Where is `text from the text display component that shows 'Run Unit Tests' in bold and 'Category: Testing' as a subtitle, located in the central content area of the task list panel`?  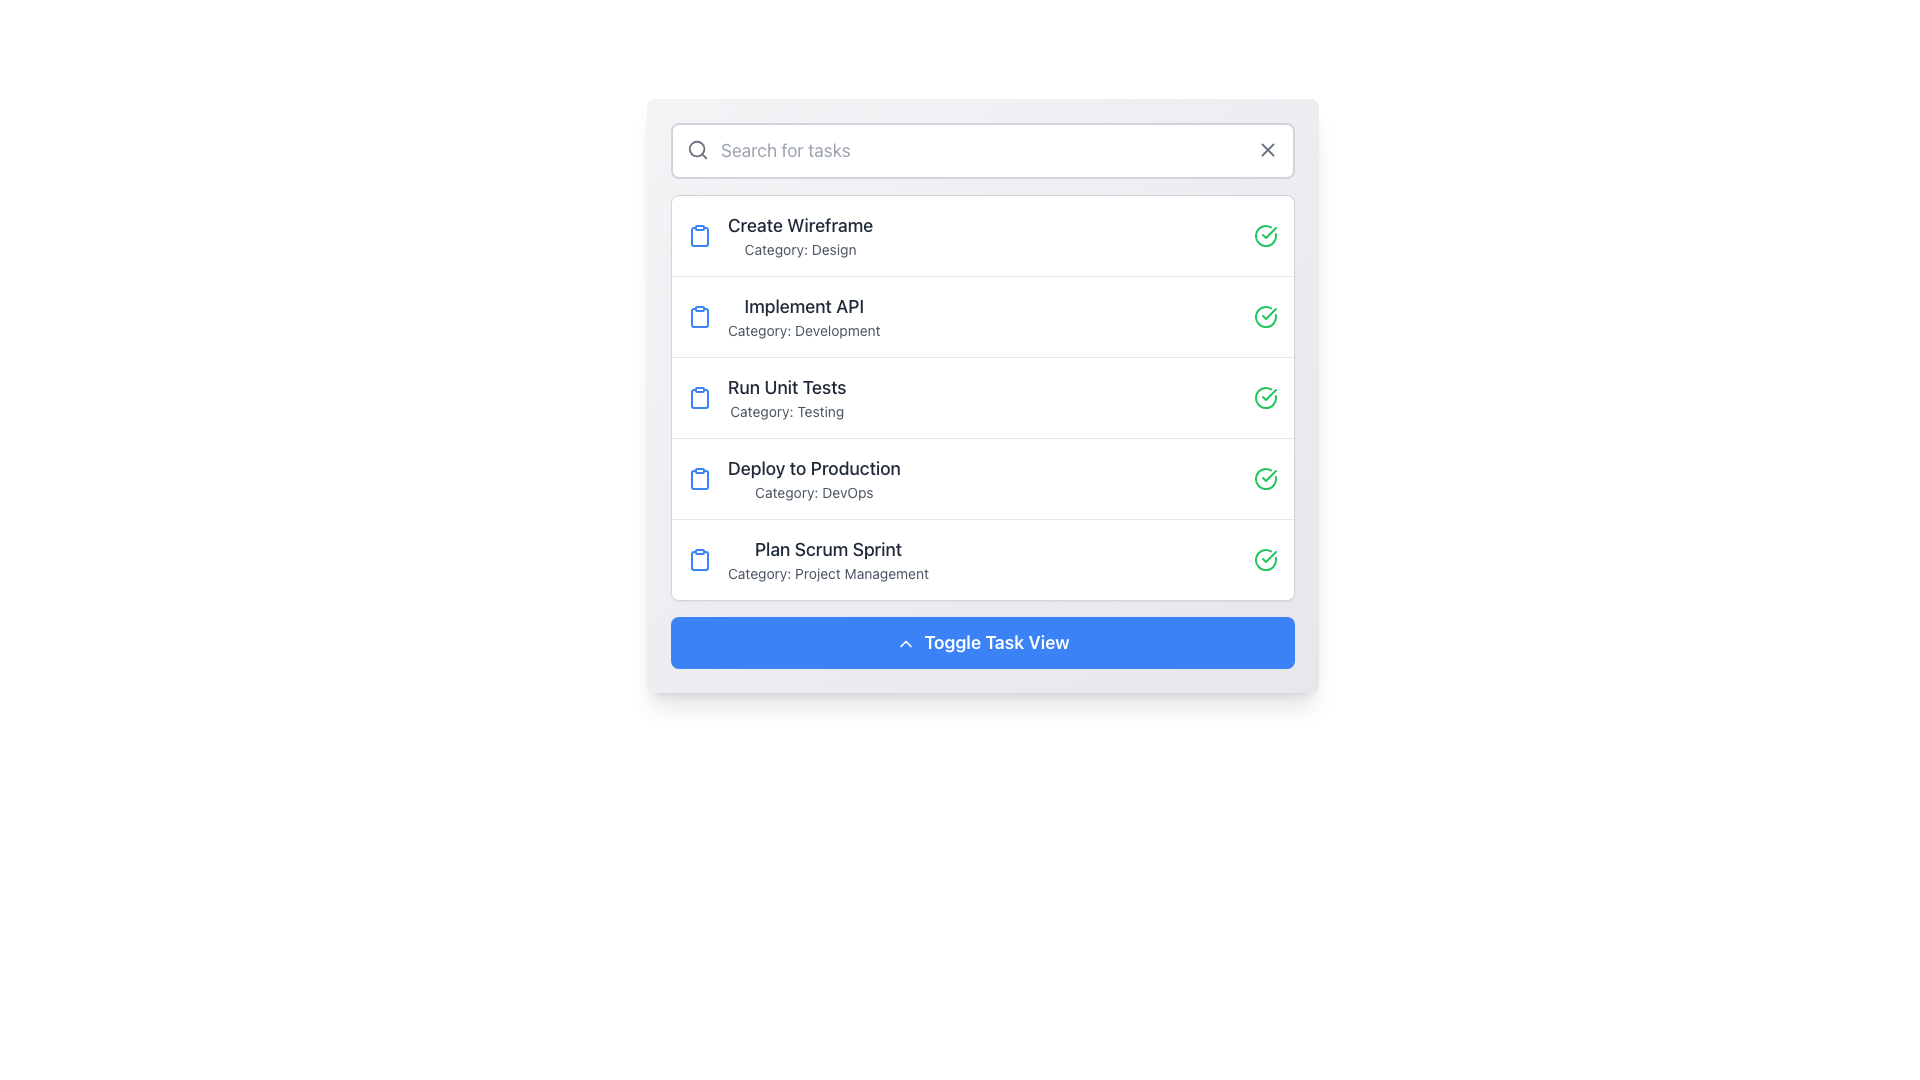 text from the text display component that shows 'Run Unit Tests' in bold and 'Category: Testing' as a subtitle, located in the central content area of the task list panel is located at coordinates (786, 397).